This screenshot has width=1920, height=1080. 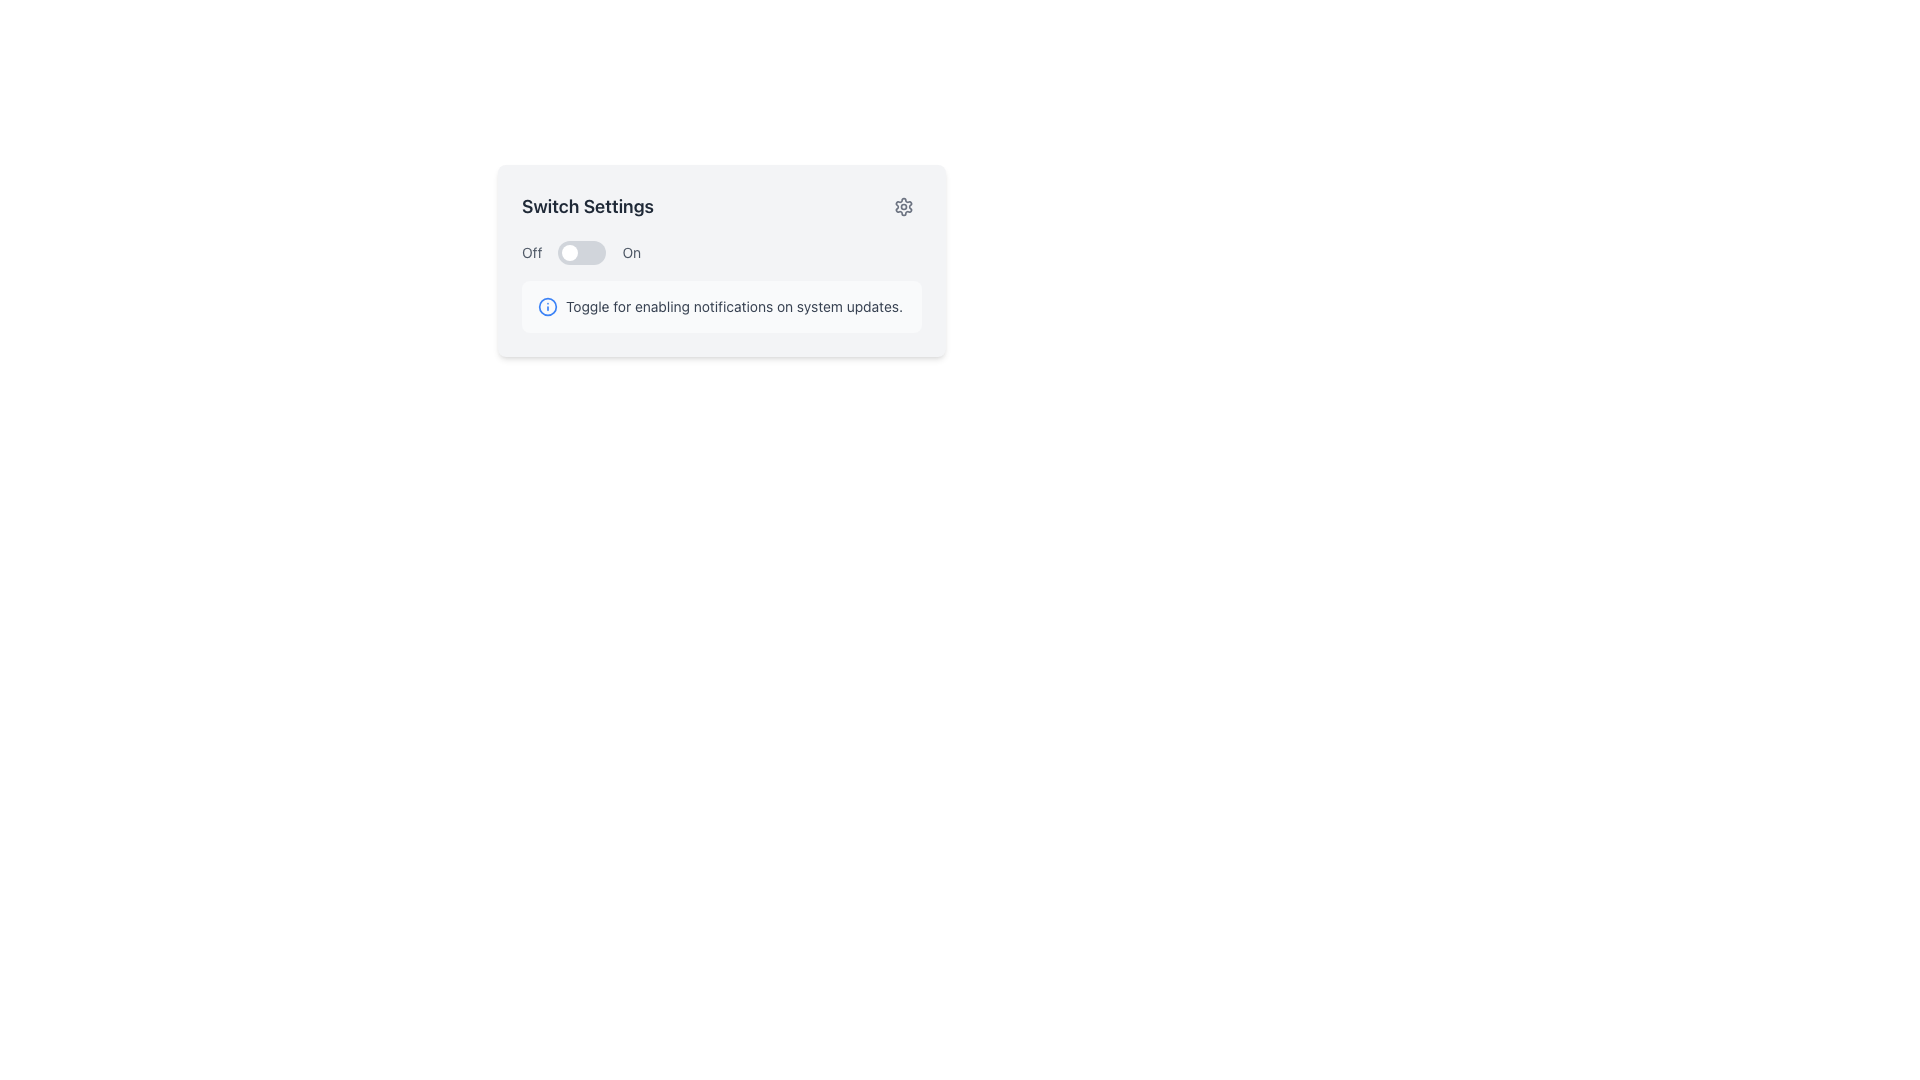 What do you see at coordinates (547, 307) in the screenshot?
I see `the circular blue information icon, which is positioned to the left of the label text 'Toggle for enabling notifications on system updates'` at bounding box center [547, 307].